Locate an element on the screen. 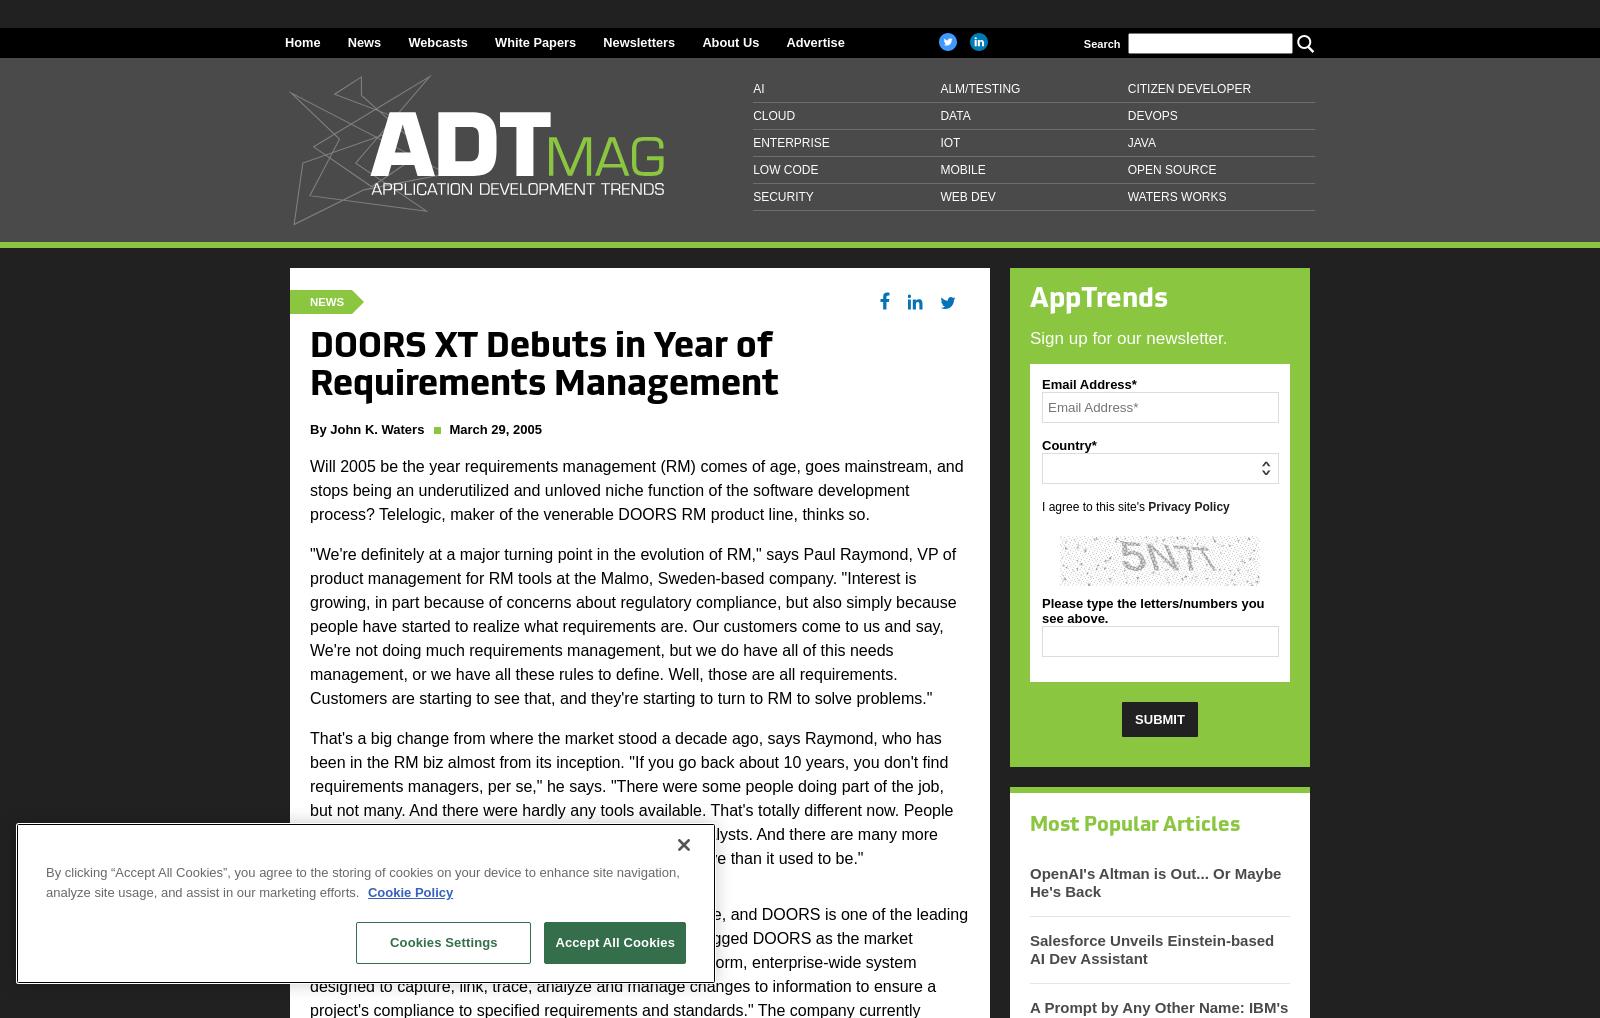 This screenshot has height=1018, width=1600. 'Webcasts' is located at coordinates (436, 41).